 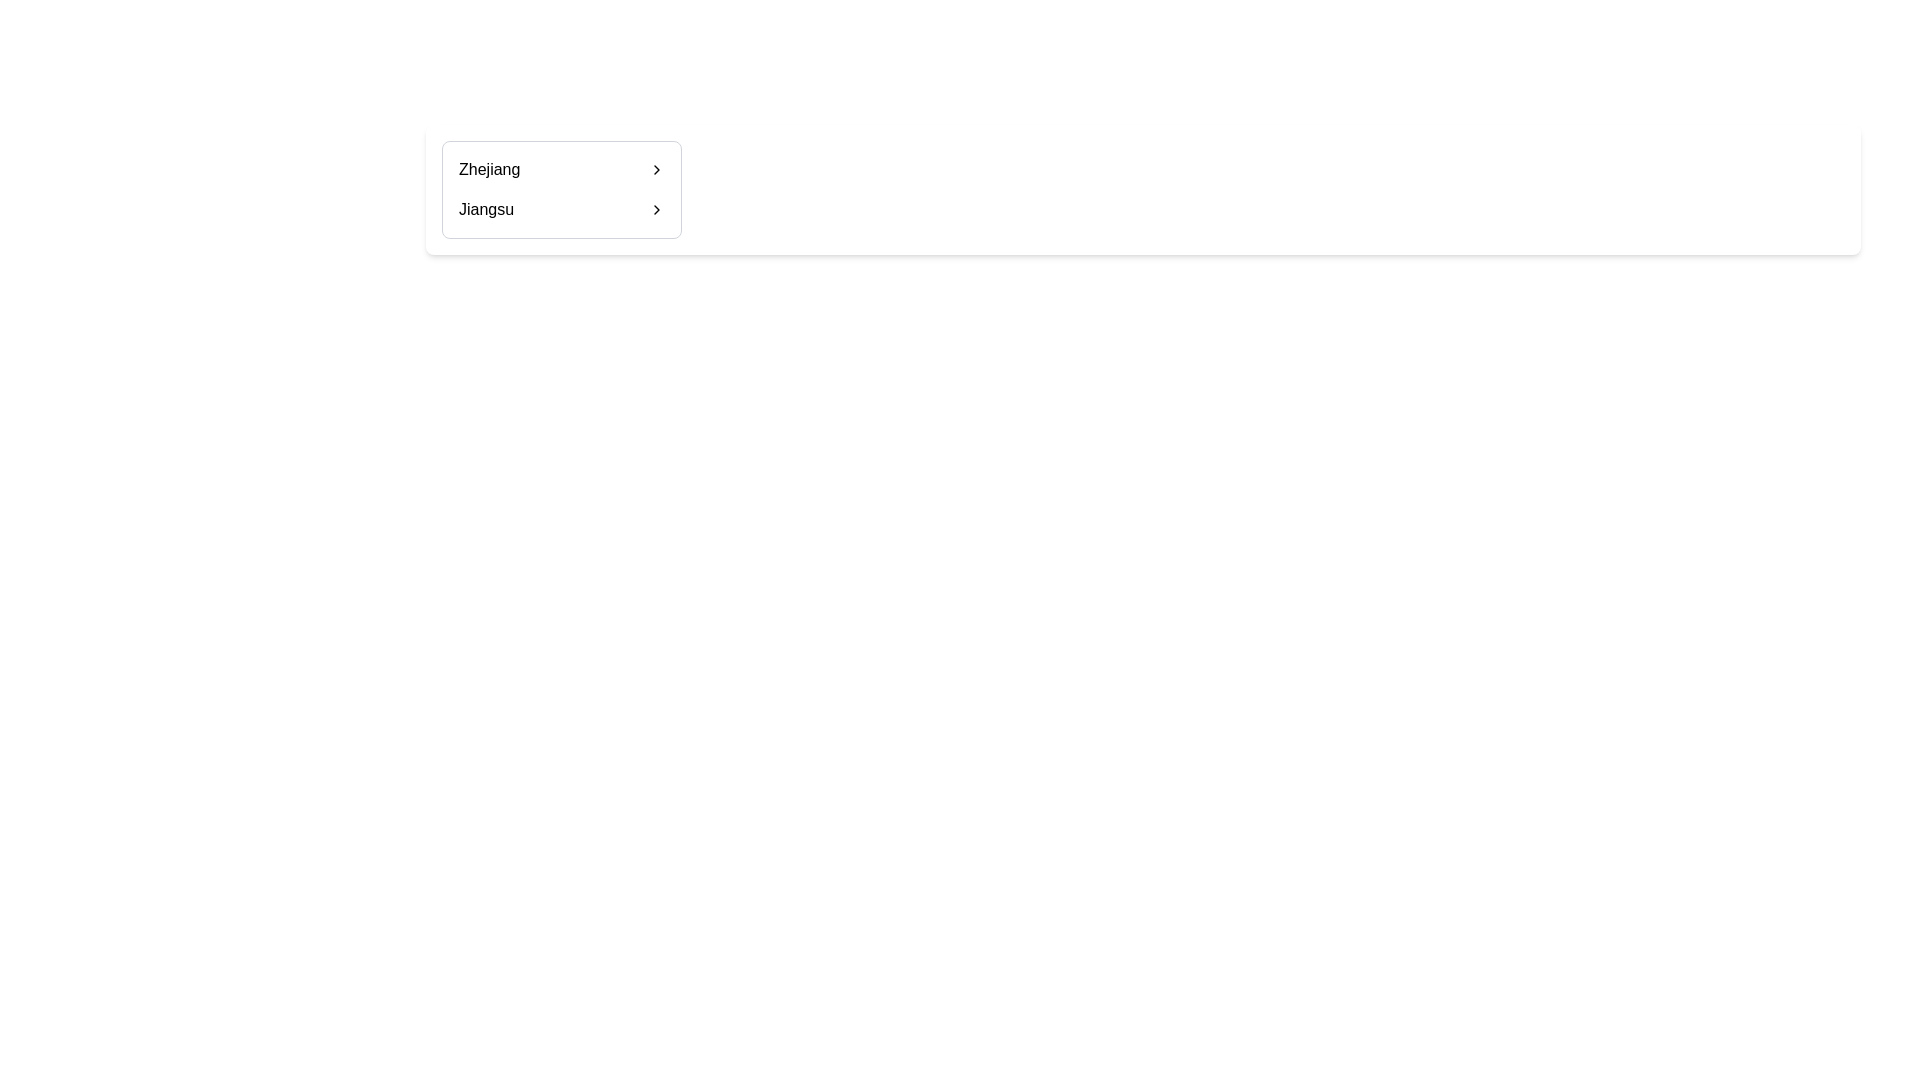 I want to click on the text label displaying 'Zhejiang', so click(x=489, y=168).